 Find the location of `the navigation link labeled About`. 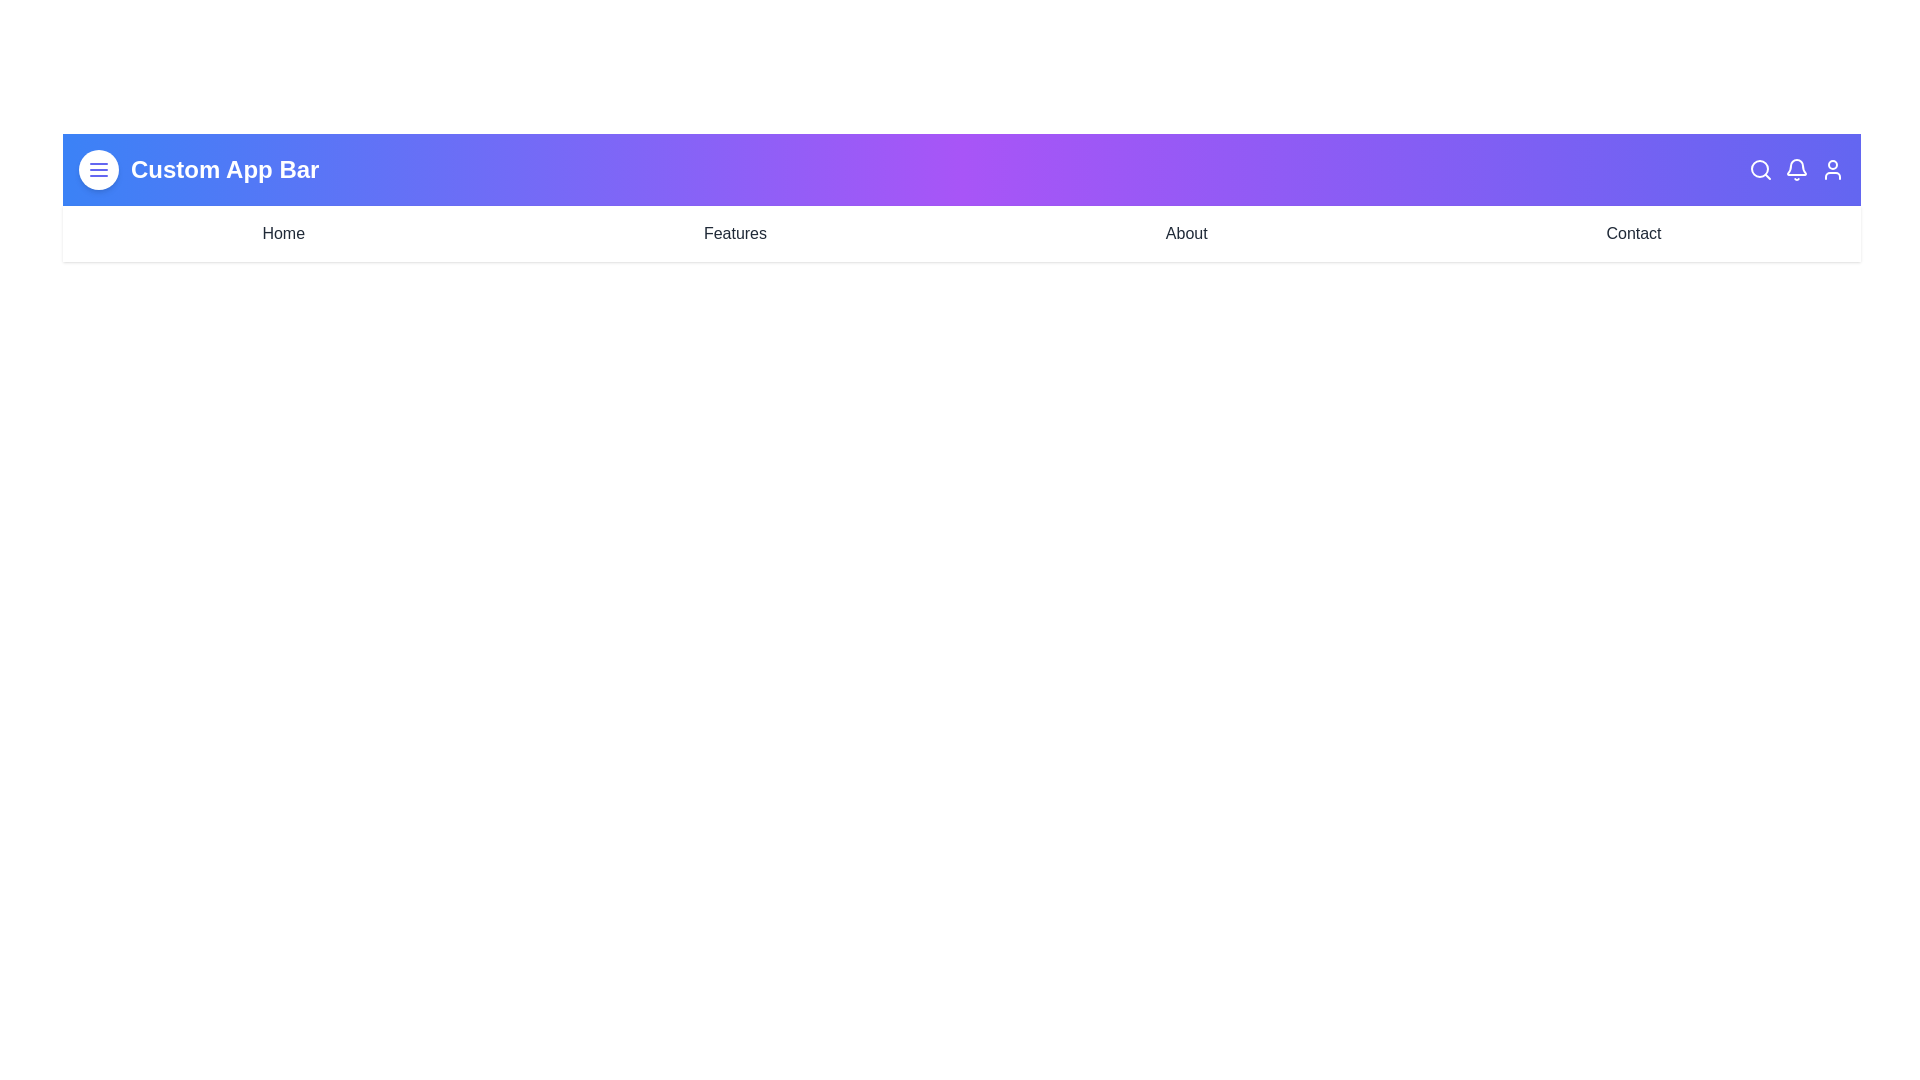

the navigation link labeled About is located at coordinates (1186, 233).